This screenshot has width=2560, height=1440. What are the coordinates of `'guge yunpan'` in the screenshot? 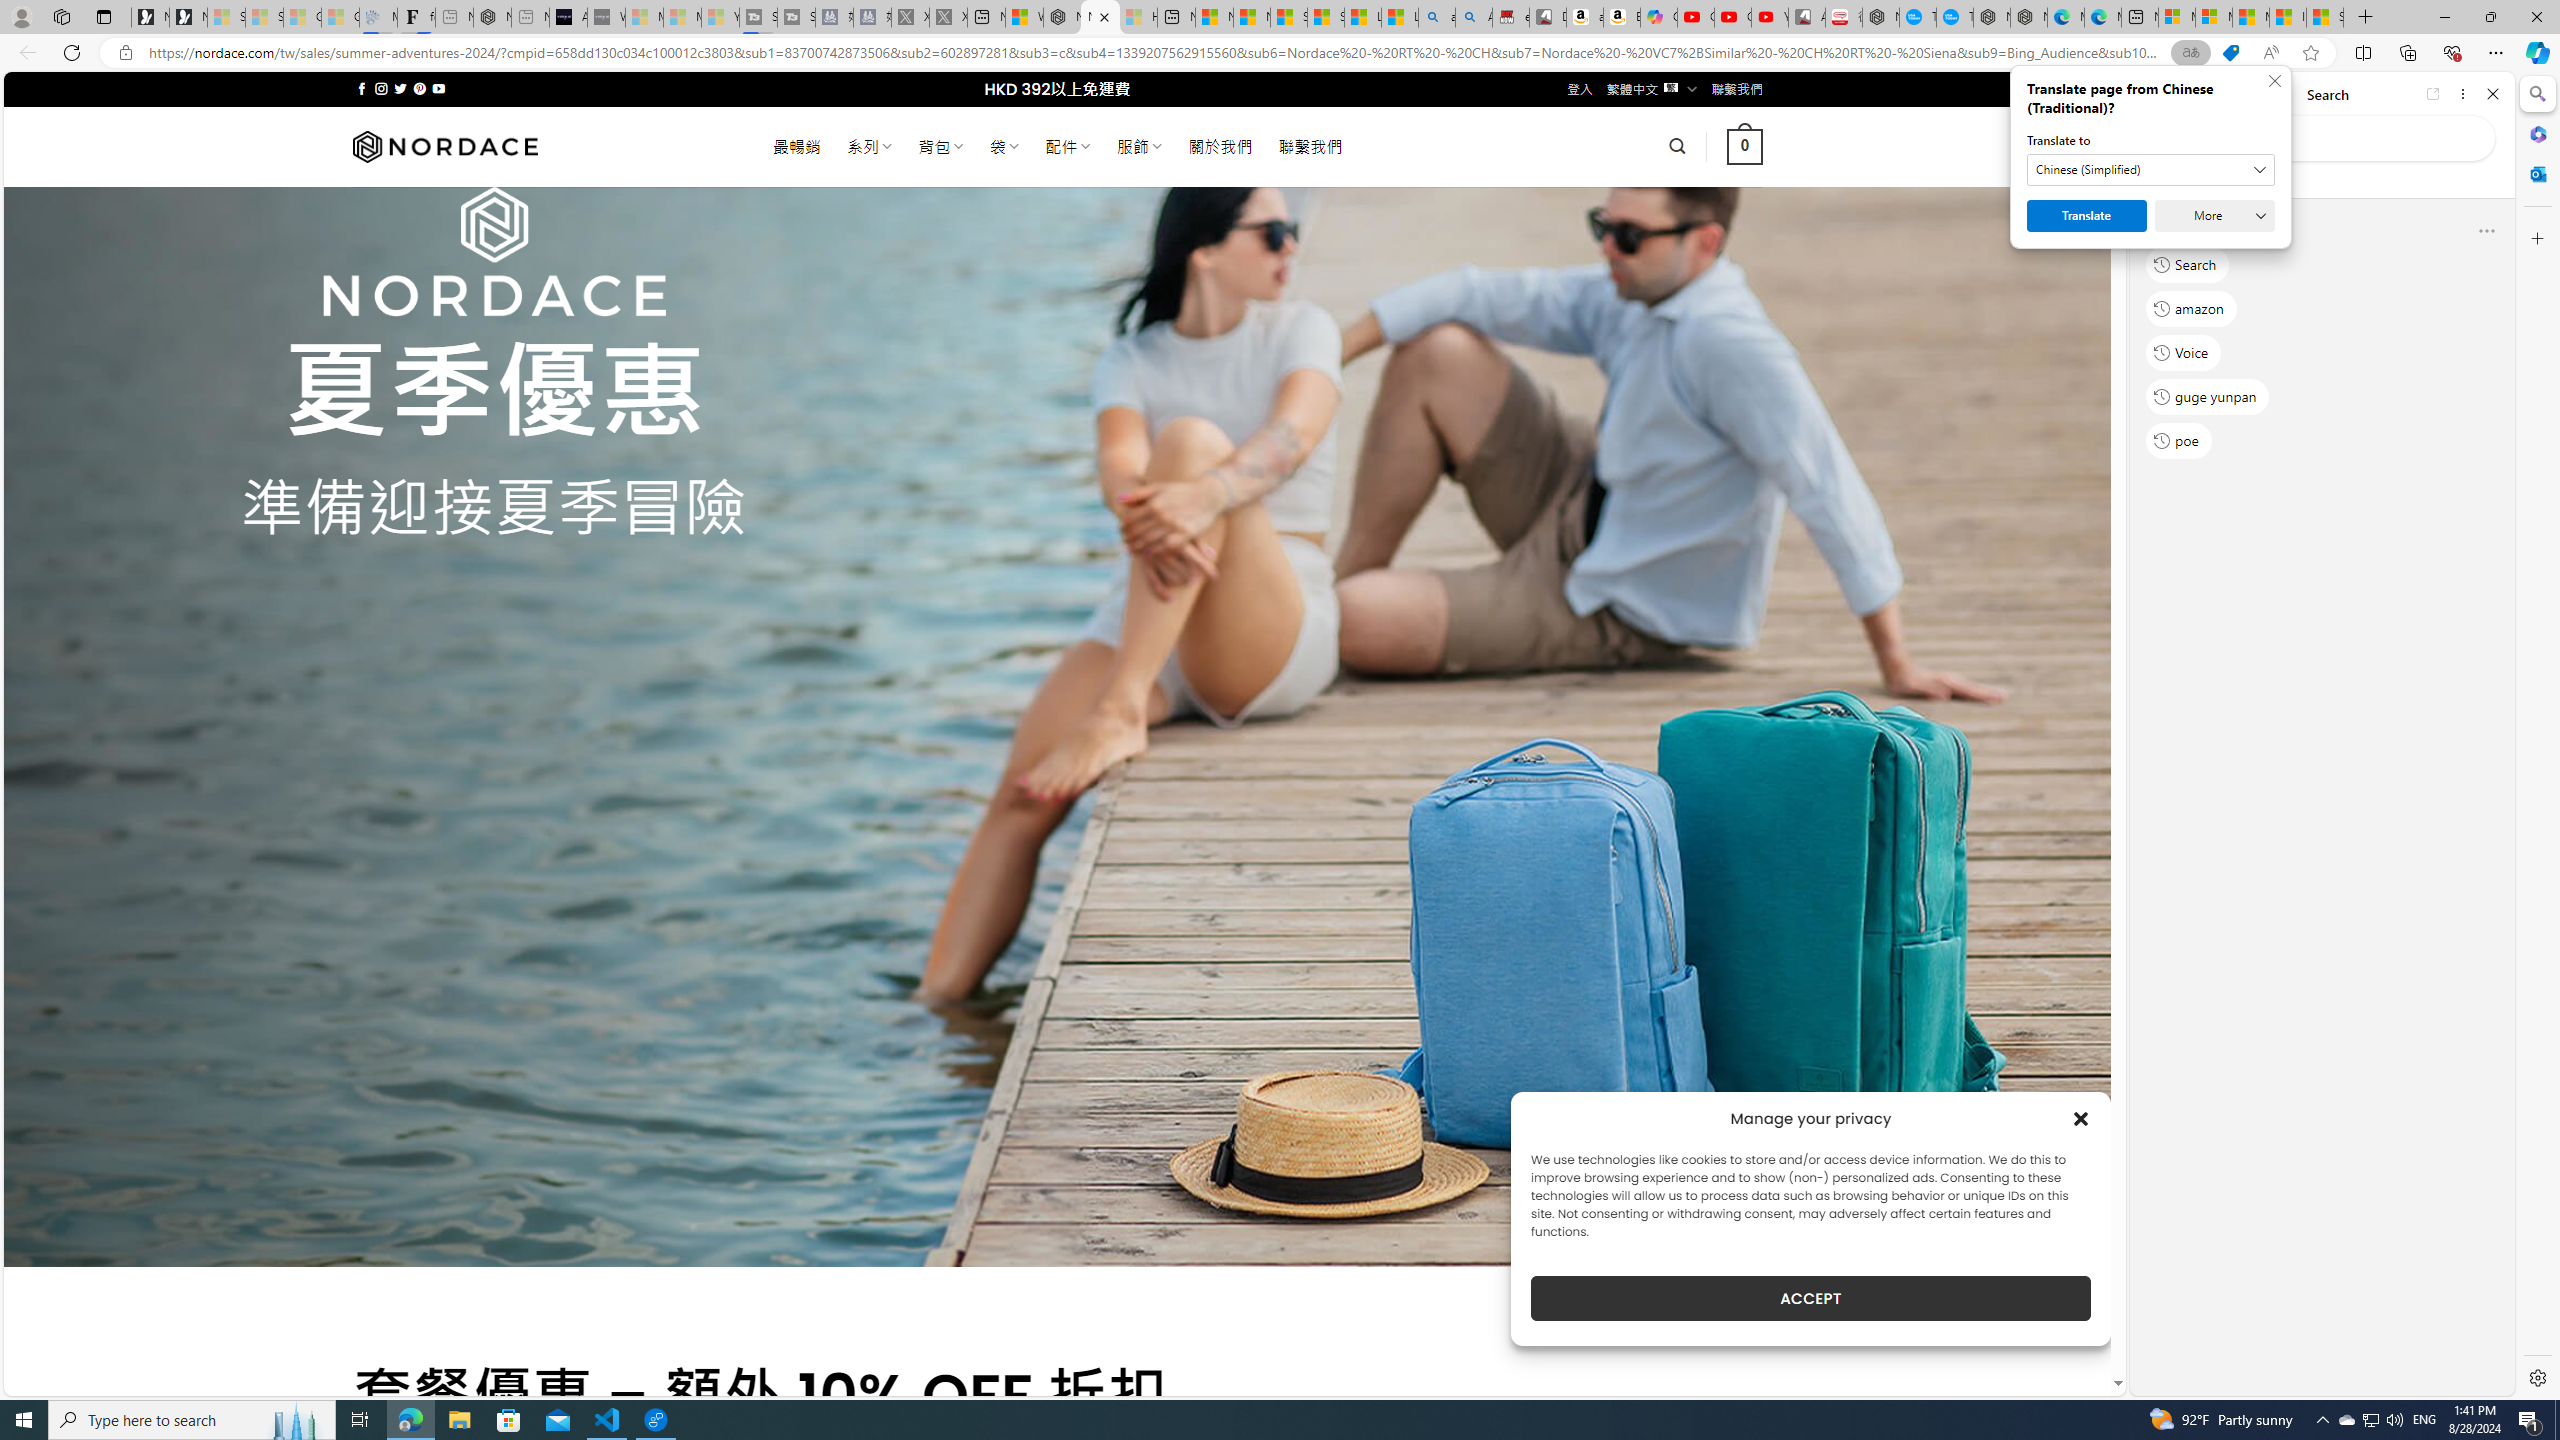 It's located at (2208, 395).